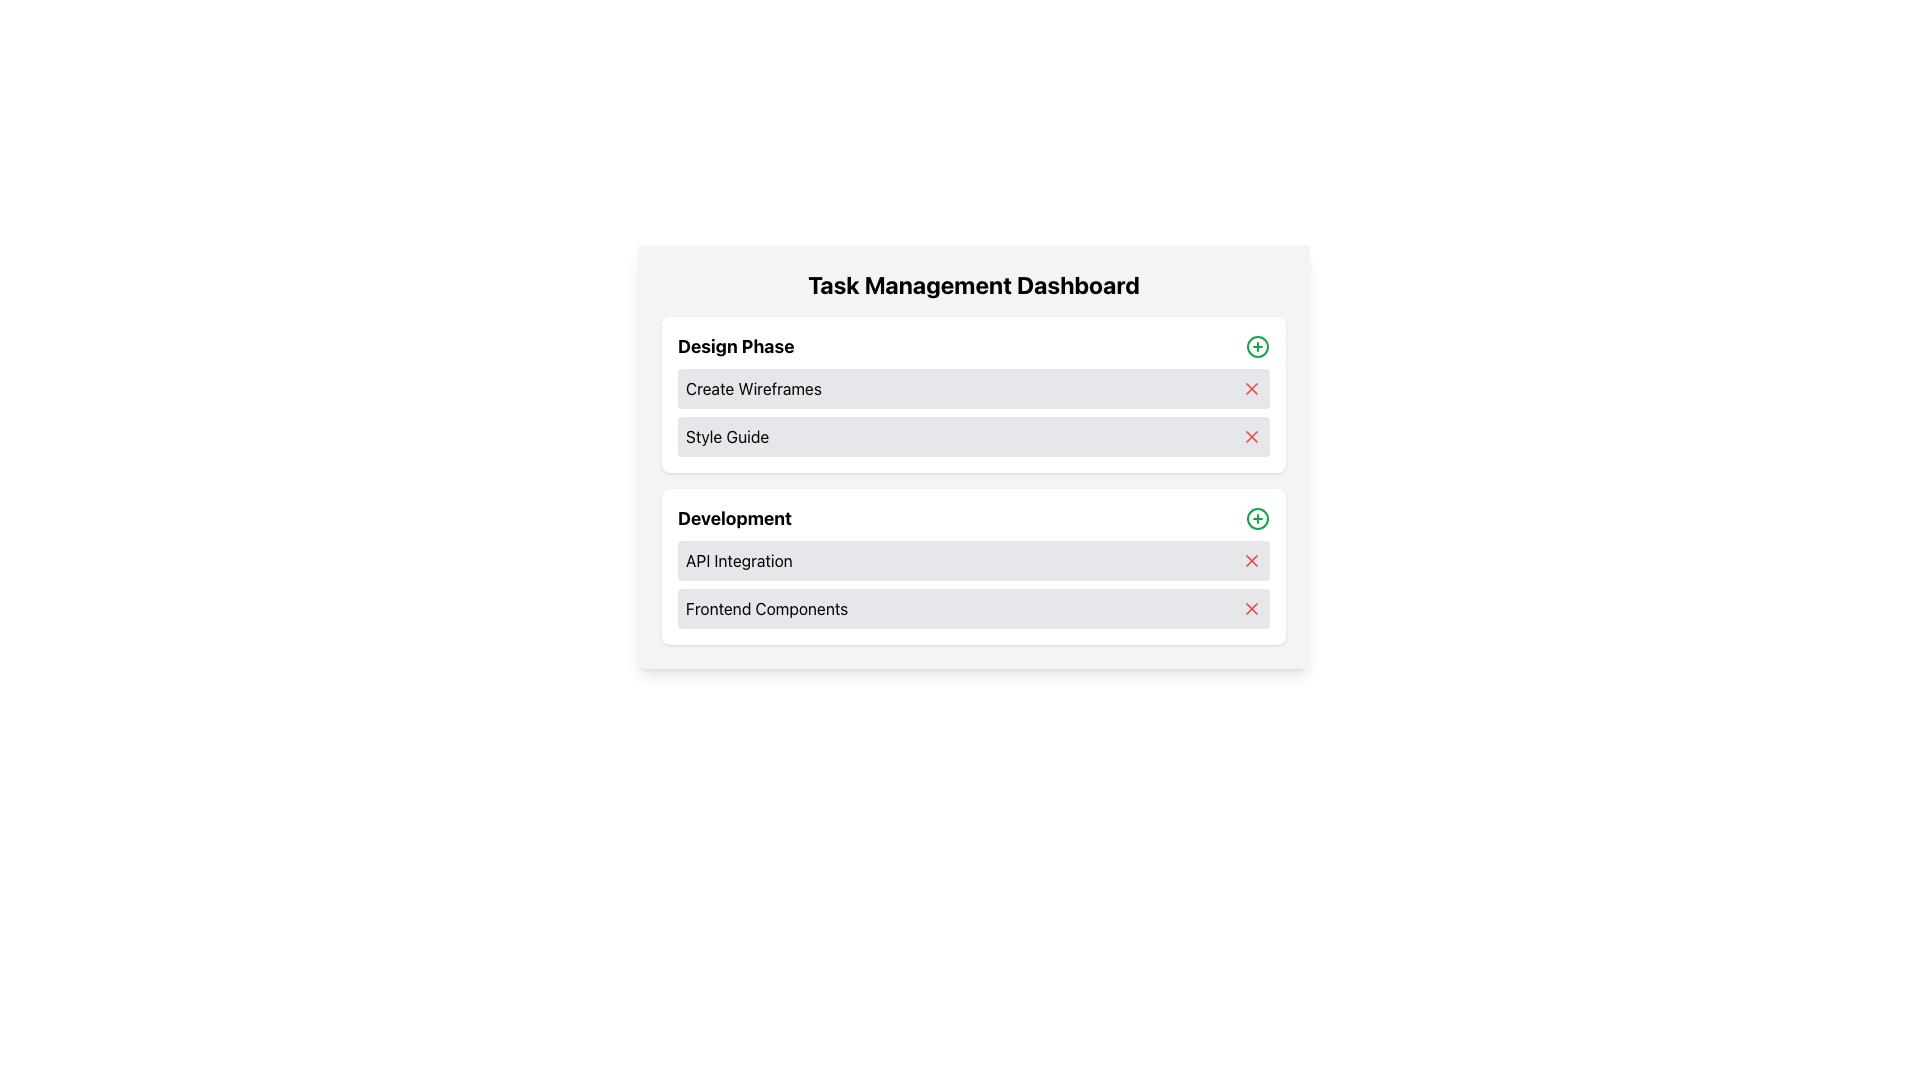 This screenshot has width=1920, height=1080. I want to click on the small red outlined 'X' button located in the 'Design Phase' section, aligned to the far right of the 'Create Wireframes' row, so click(1251, 389).